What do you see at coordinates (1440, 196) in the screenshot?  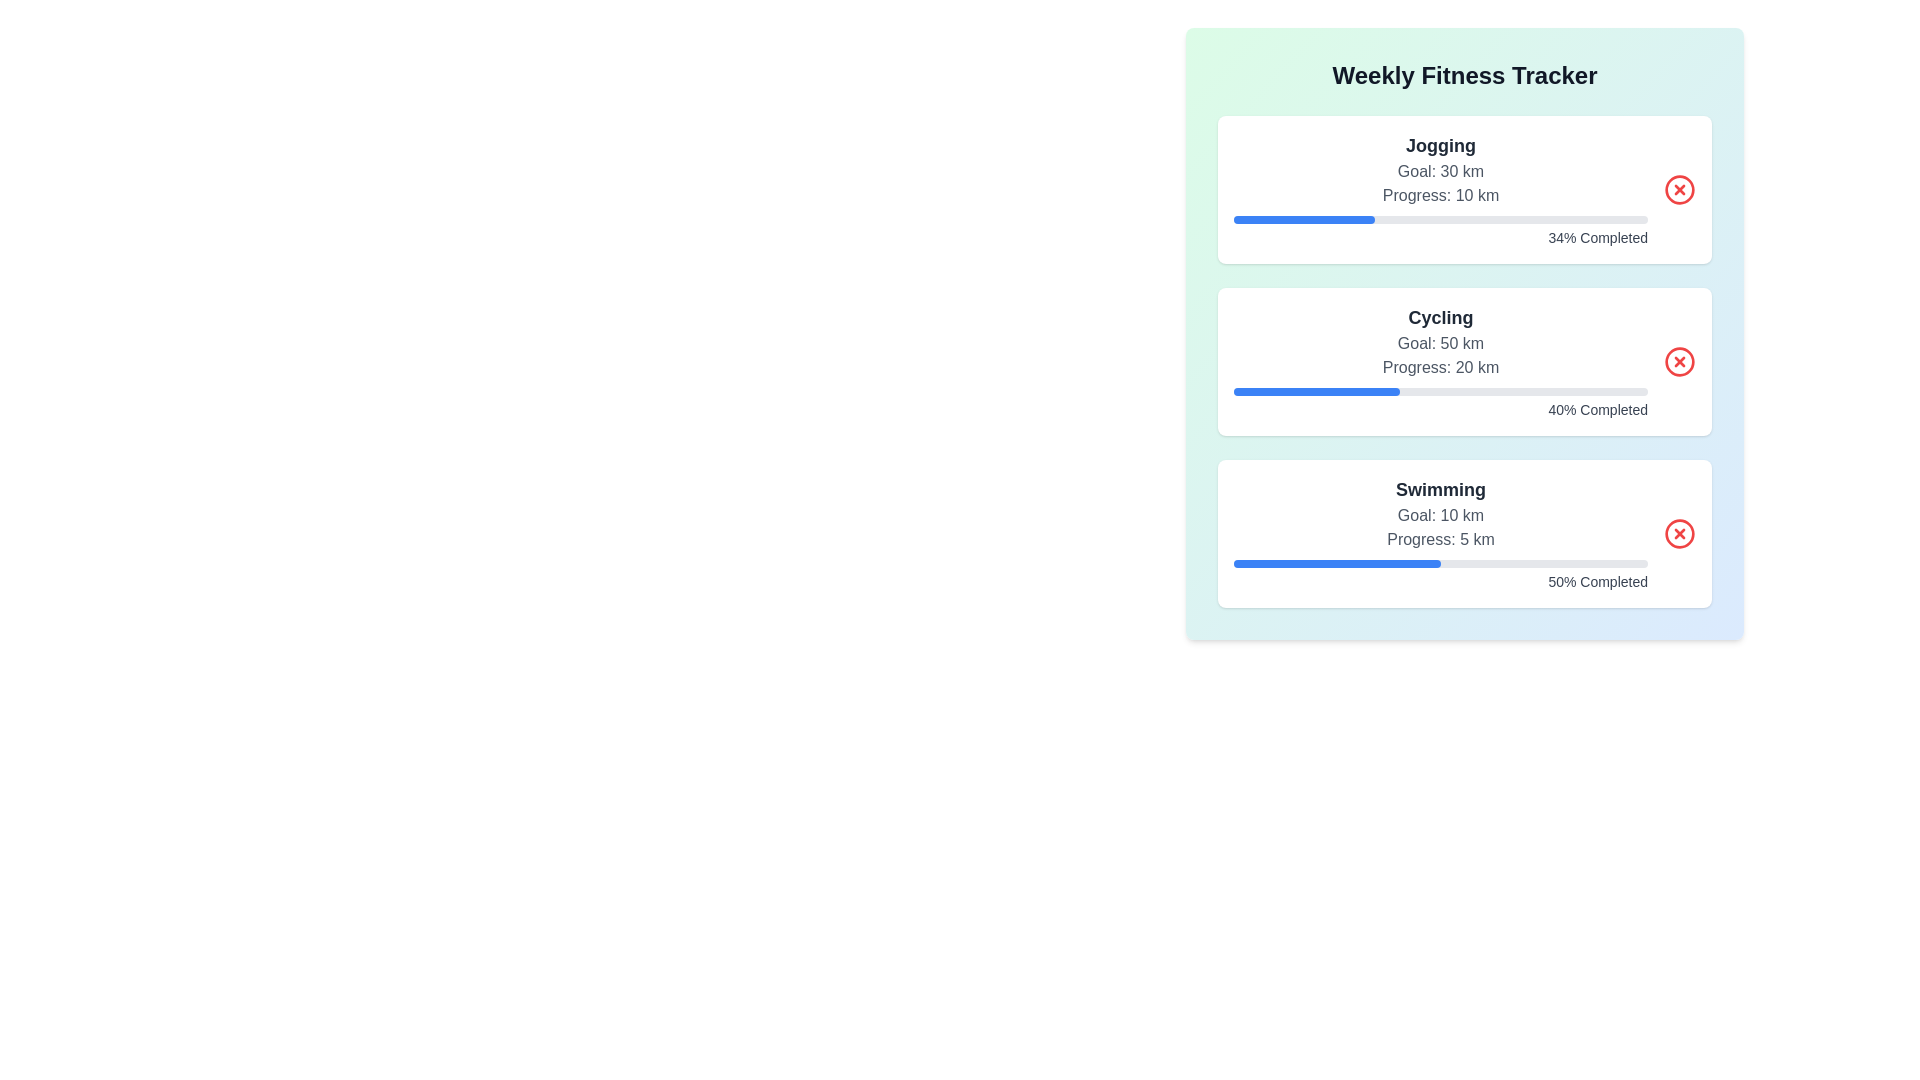 I see `the text label indicating the current progress of the jogging activity in kilometers, which is the third item in a vertical stack within the jogging progress card` at bounding box center [1440, 196].